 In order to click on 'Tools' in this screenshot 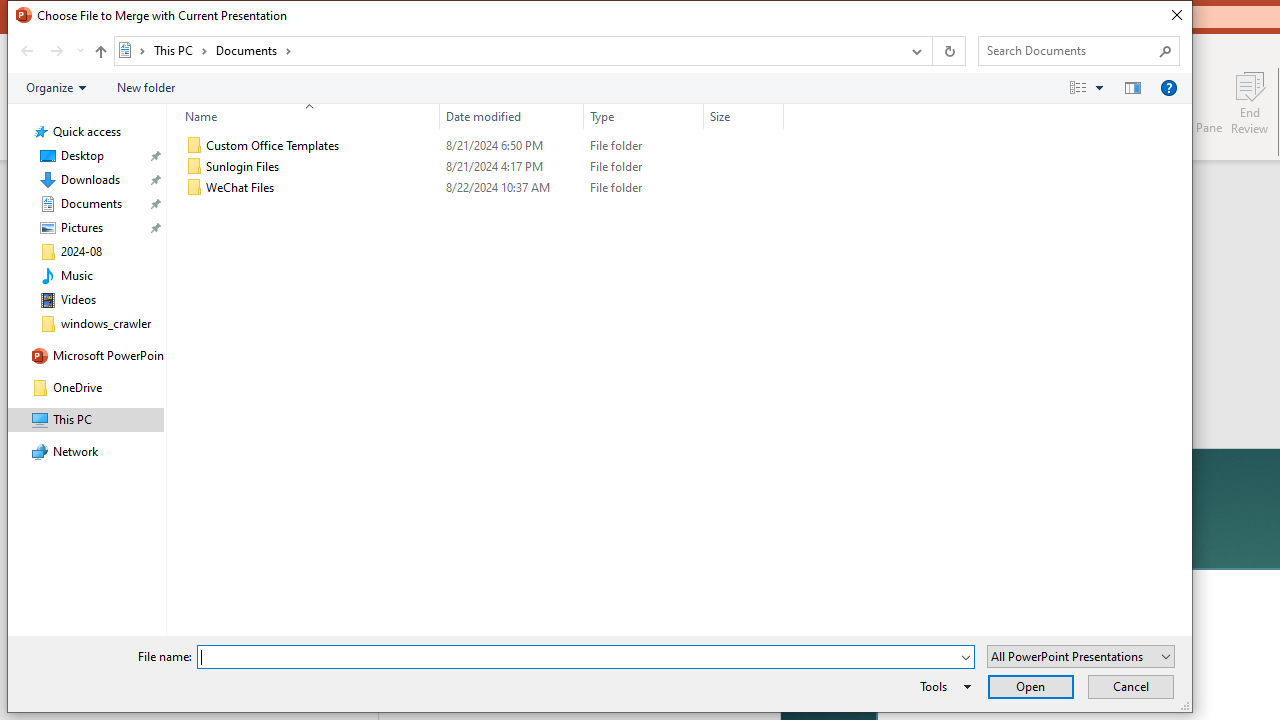, I will do `click(941, 685)`.